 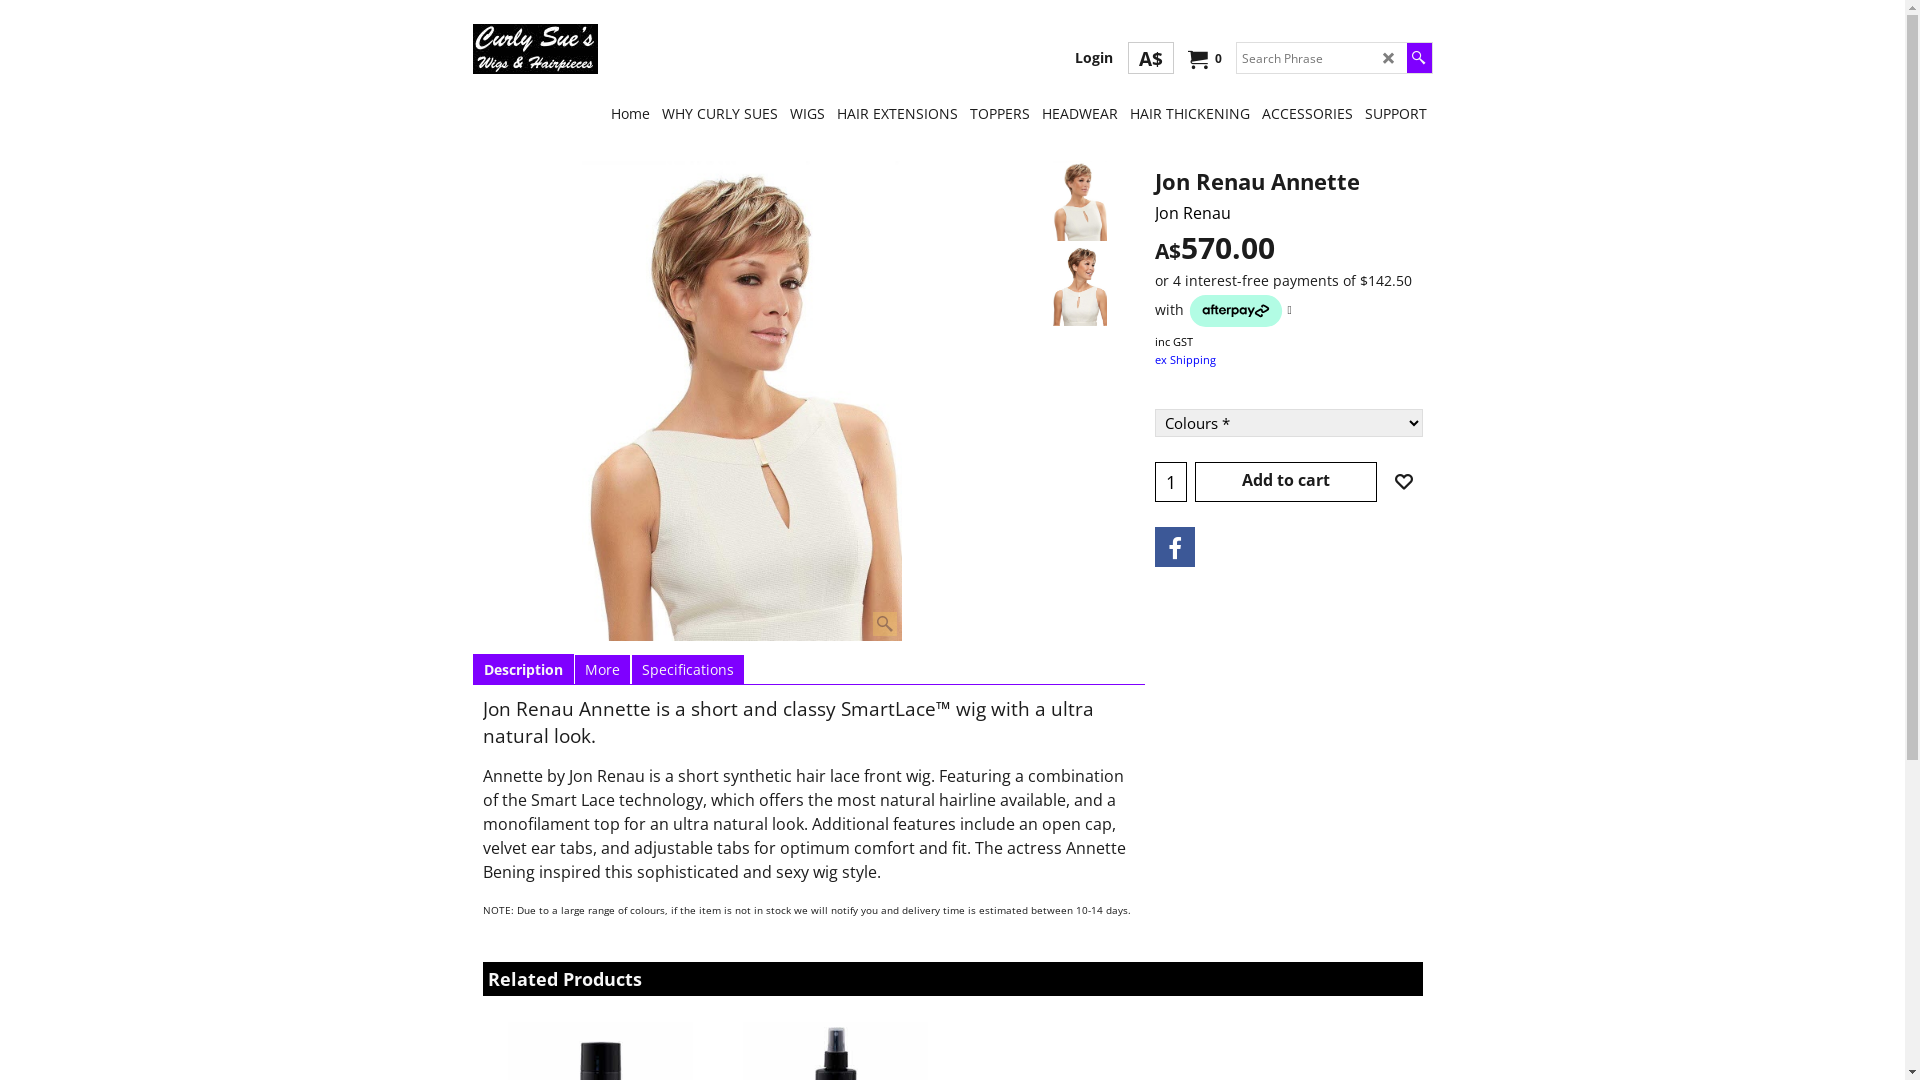 What do you see at coordinates (1184, 358) in the screenshot?
I see `'ex Shipping'` at bounding box center [1184, 358].